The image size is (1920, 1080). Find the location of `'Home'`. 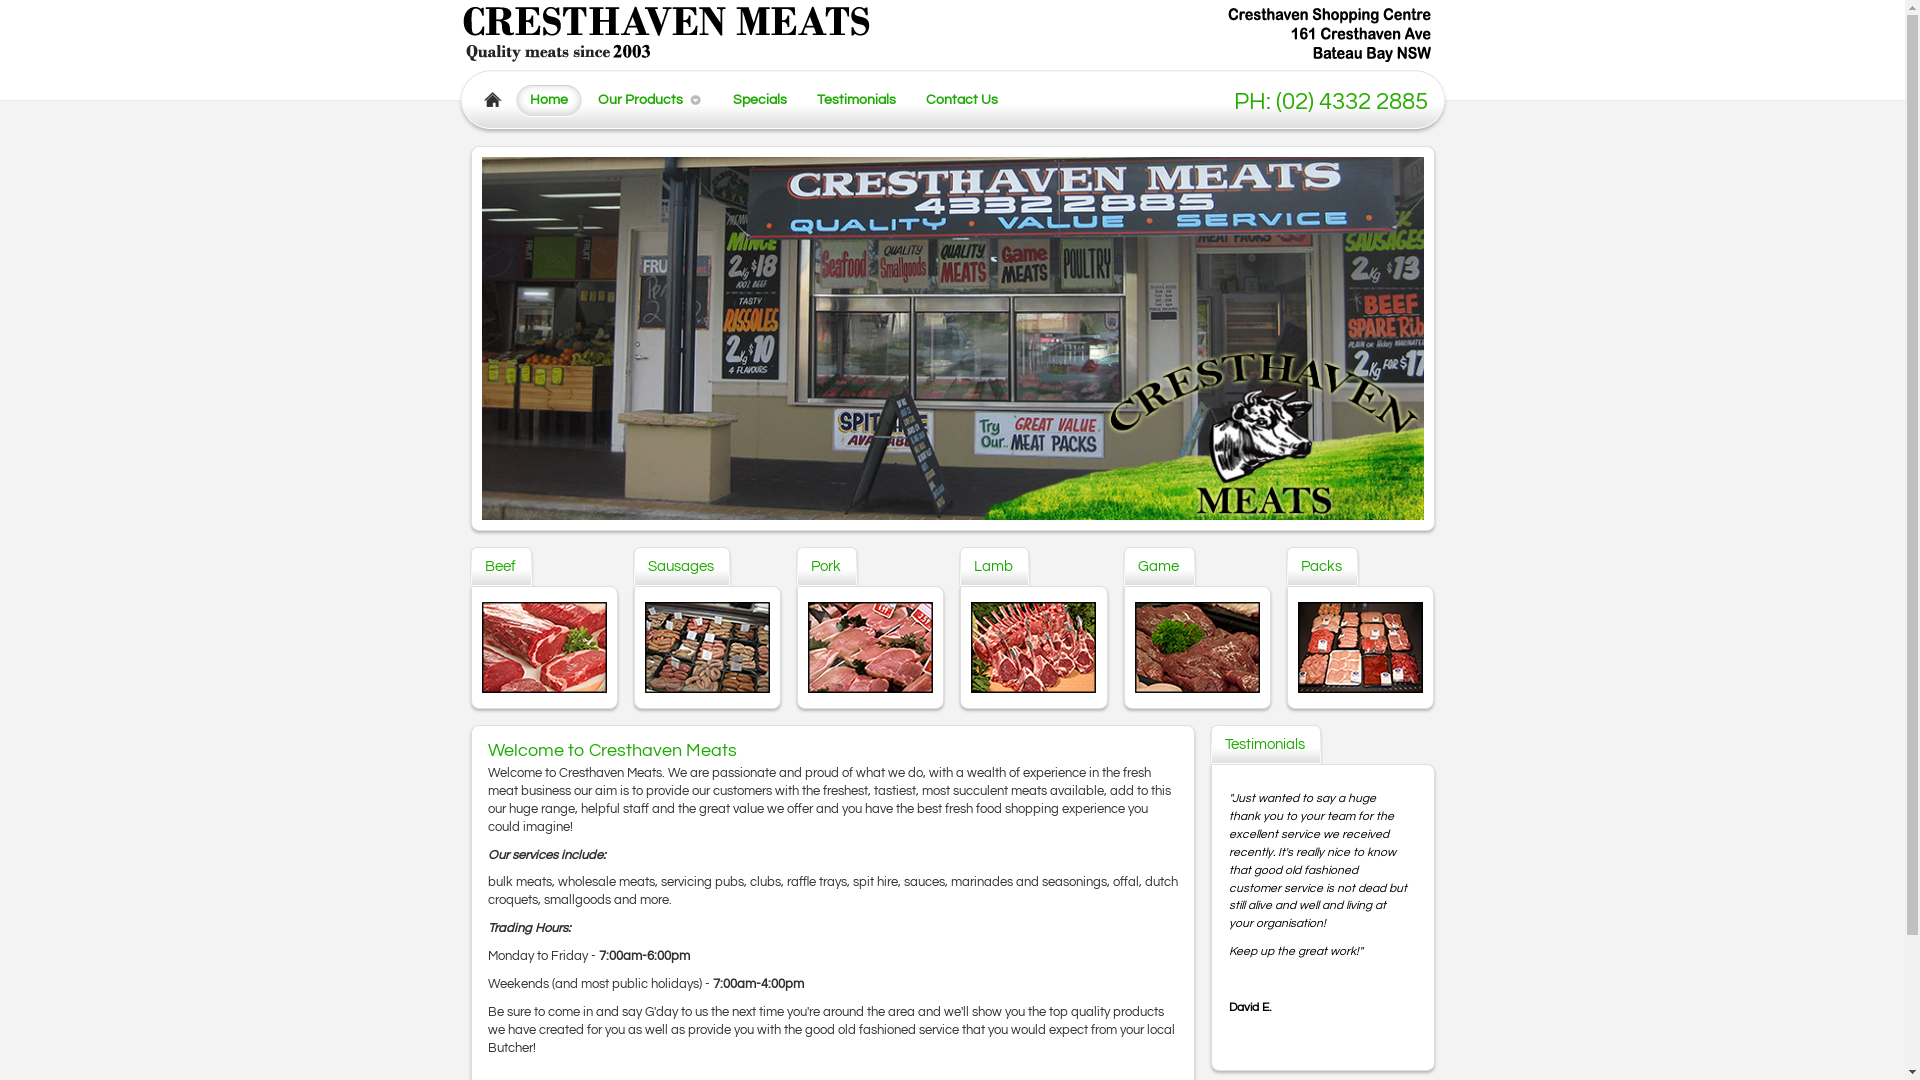

'Home' is located at coordinates (515, 99).